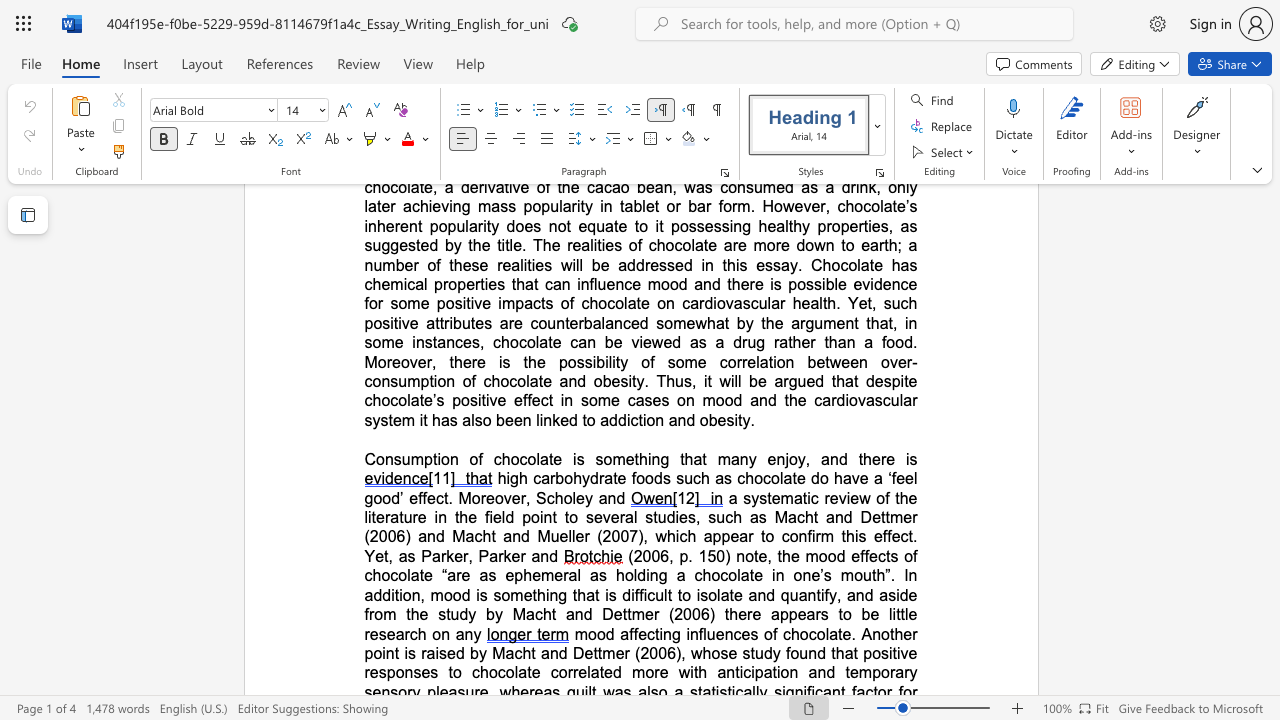  Describe the element at coordinates (863, 575) in the screenshot. I see `the subset text "ut" within the text "(2006, p. 150) note, the mood effects of chocolate “are as ephemeral as holding a chocolate in one’s mout"` at that location.